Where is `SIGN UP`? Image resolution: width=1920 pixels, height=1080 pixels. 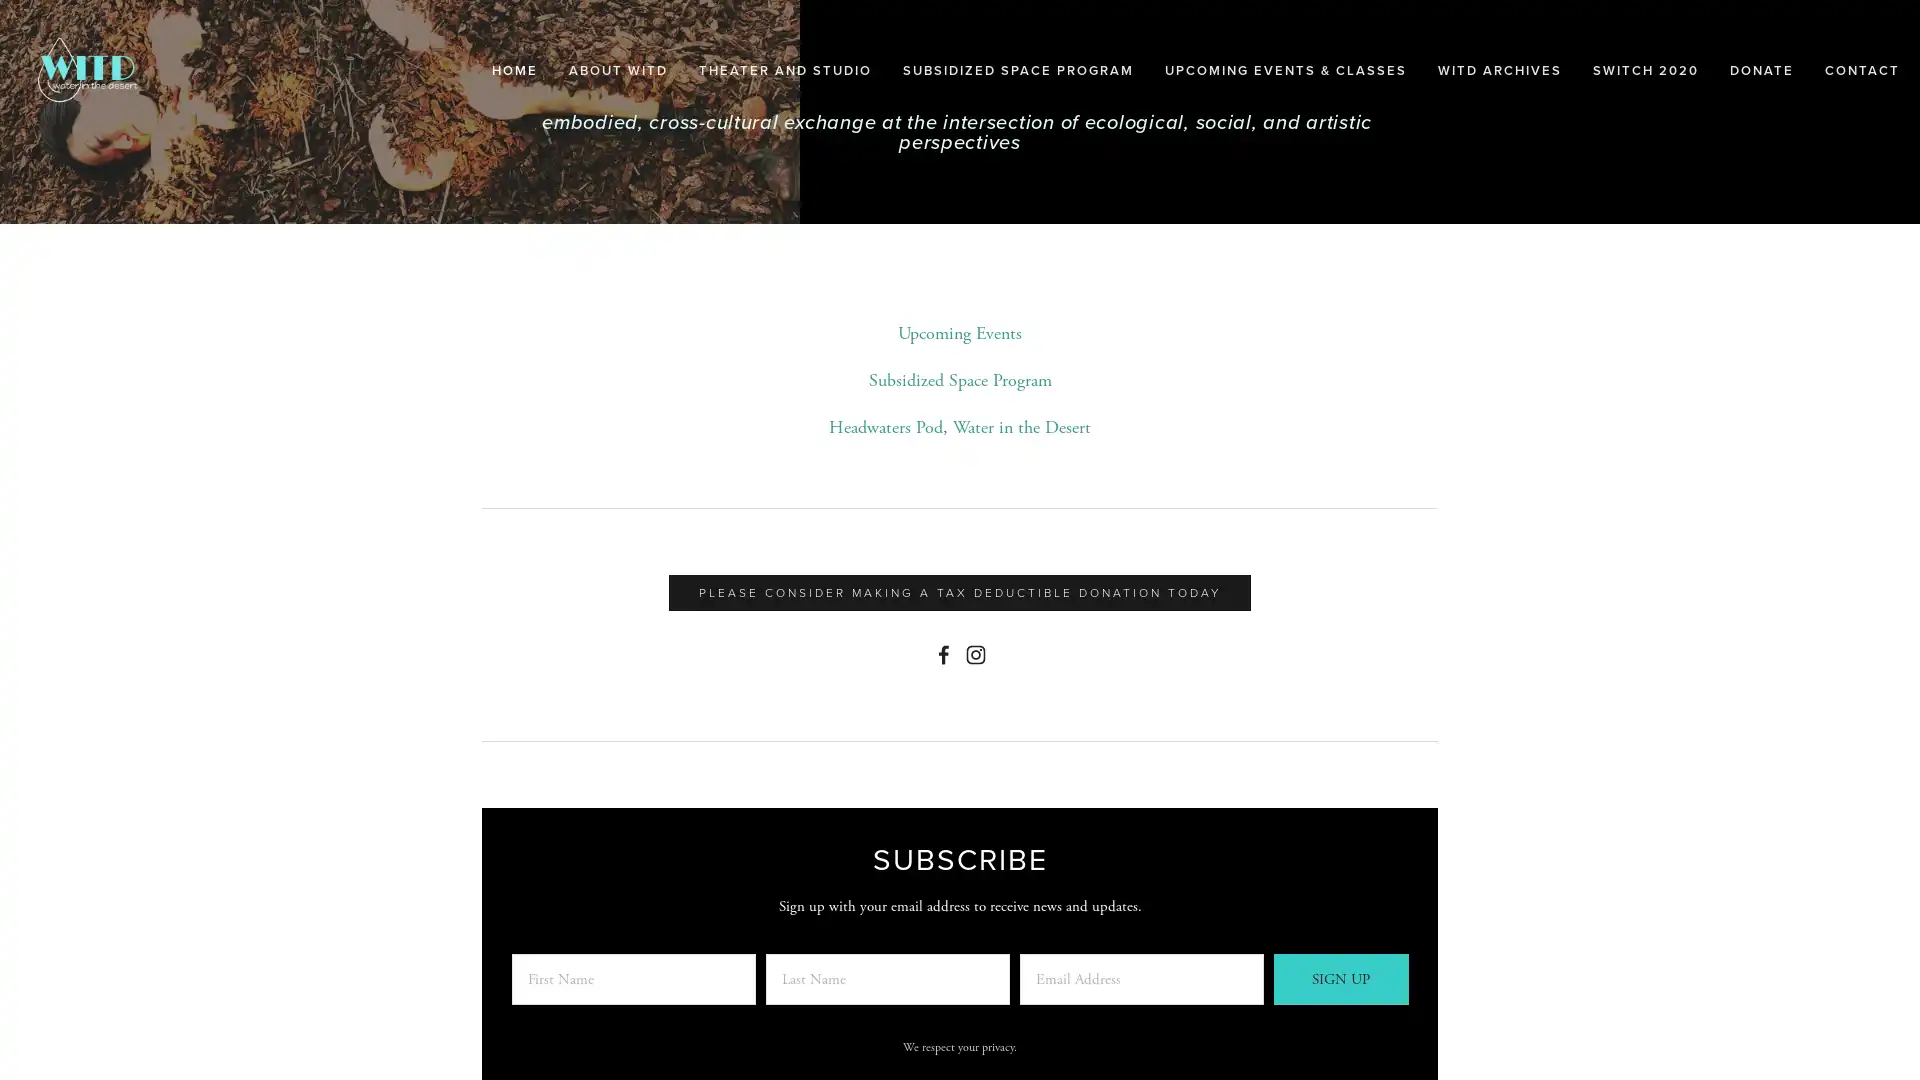 SIGN UP is located at coordinates (1340, 978).